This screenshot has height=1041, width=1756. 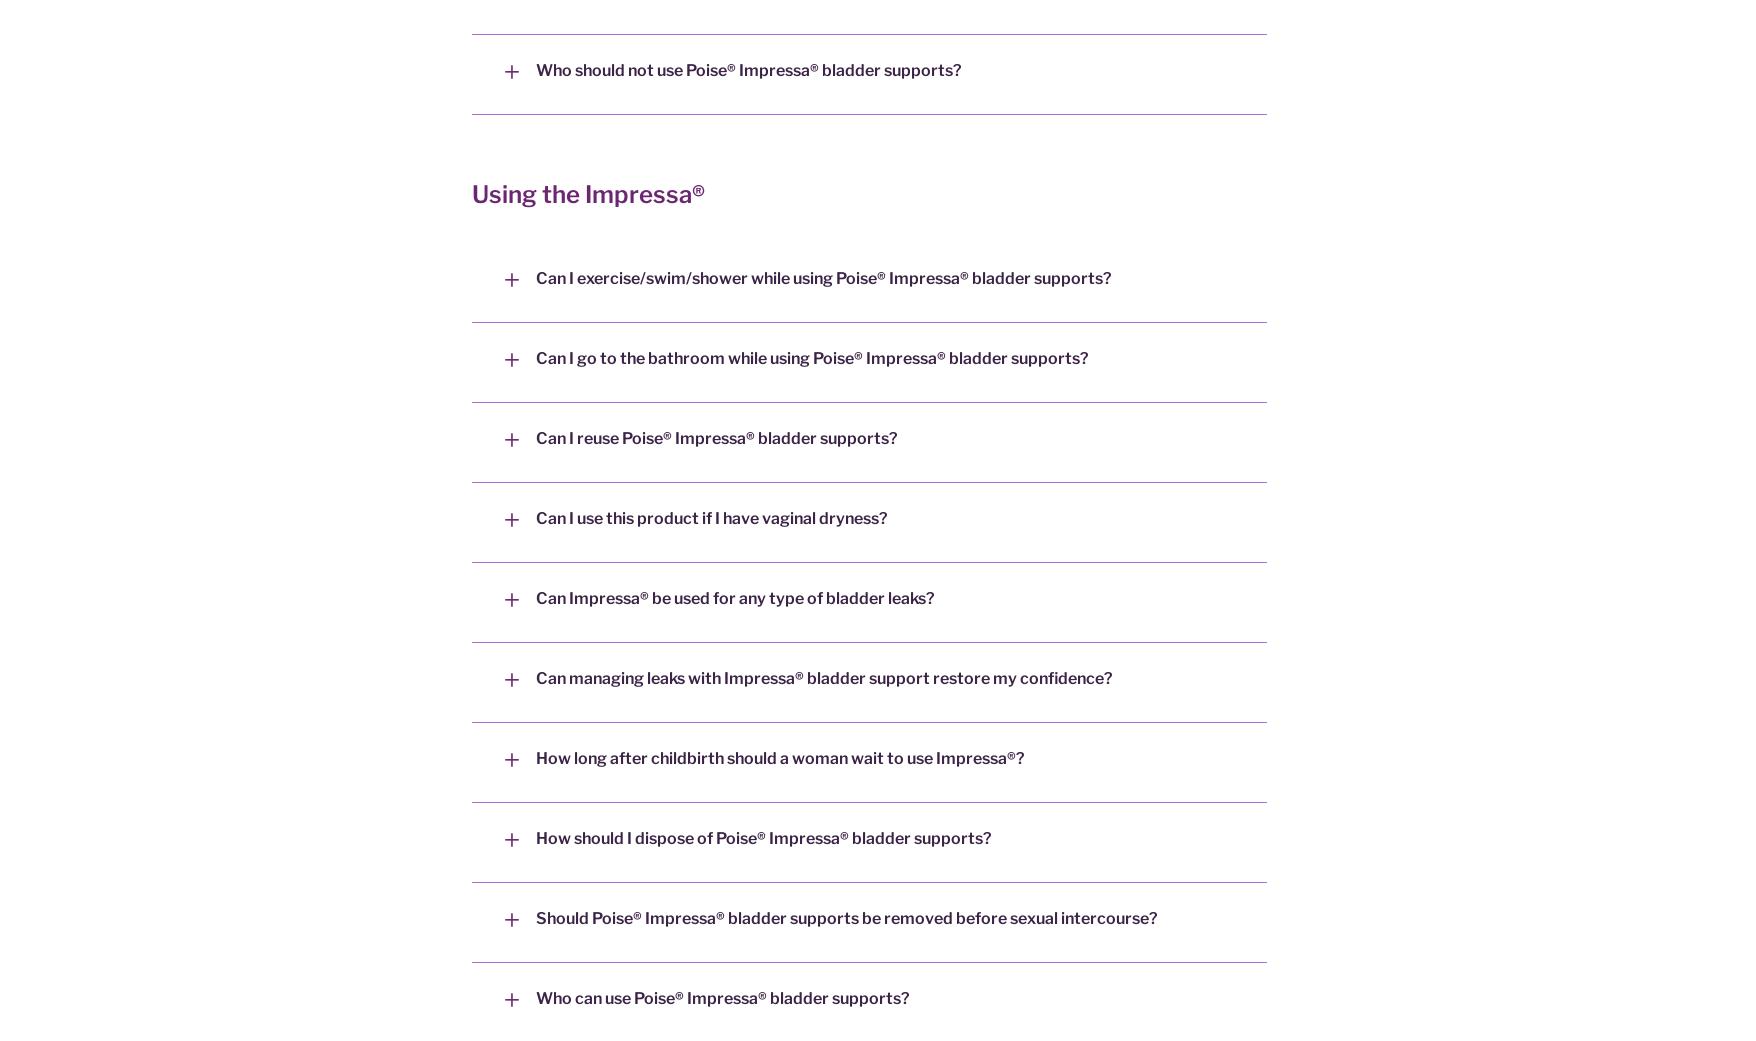 I want to click on 'Who can use Poise® Impressa® bladder supports?', so click(x=535, y=998).